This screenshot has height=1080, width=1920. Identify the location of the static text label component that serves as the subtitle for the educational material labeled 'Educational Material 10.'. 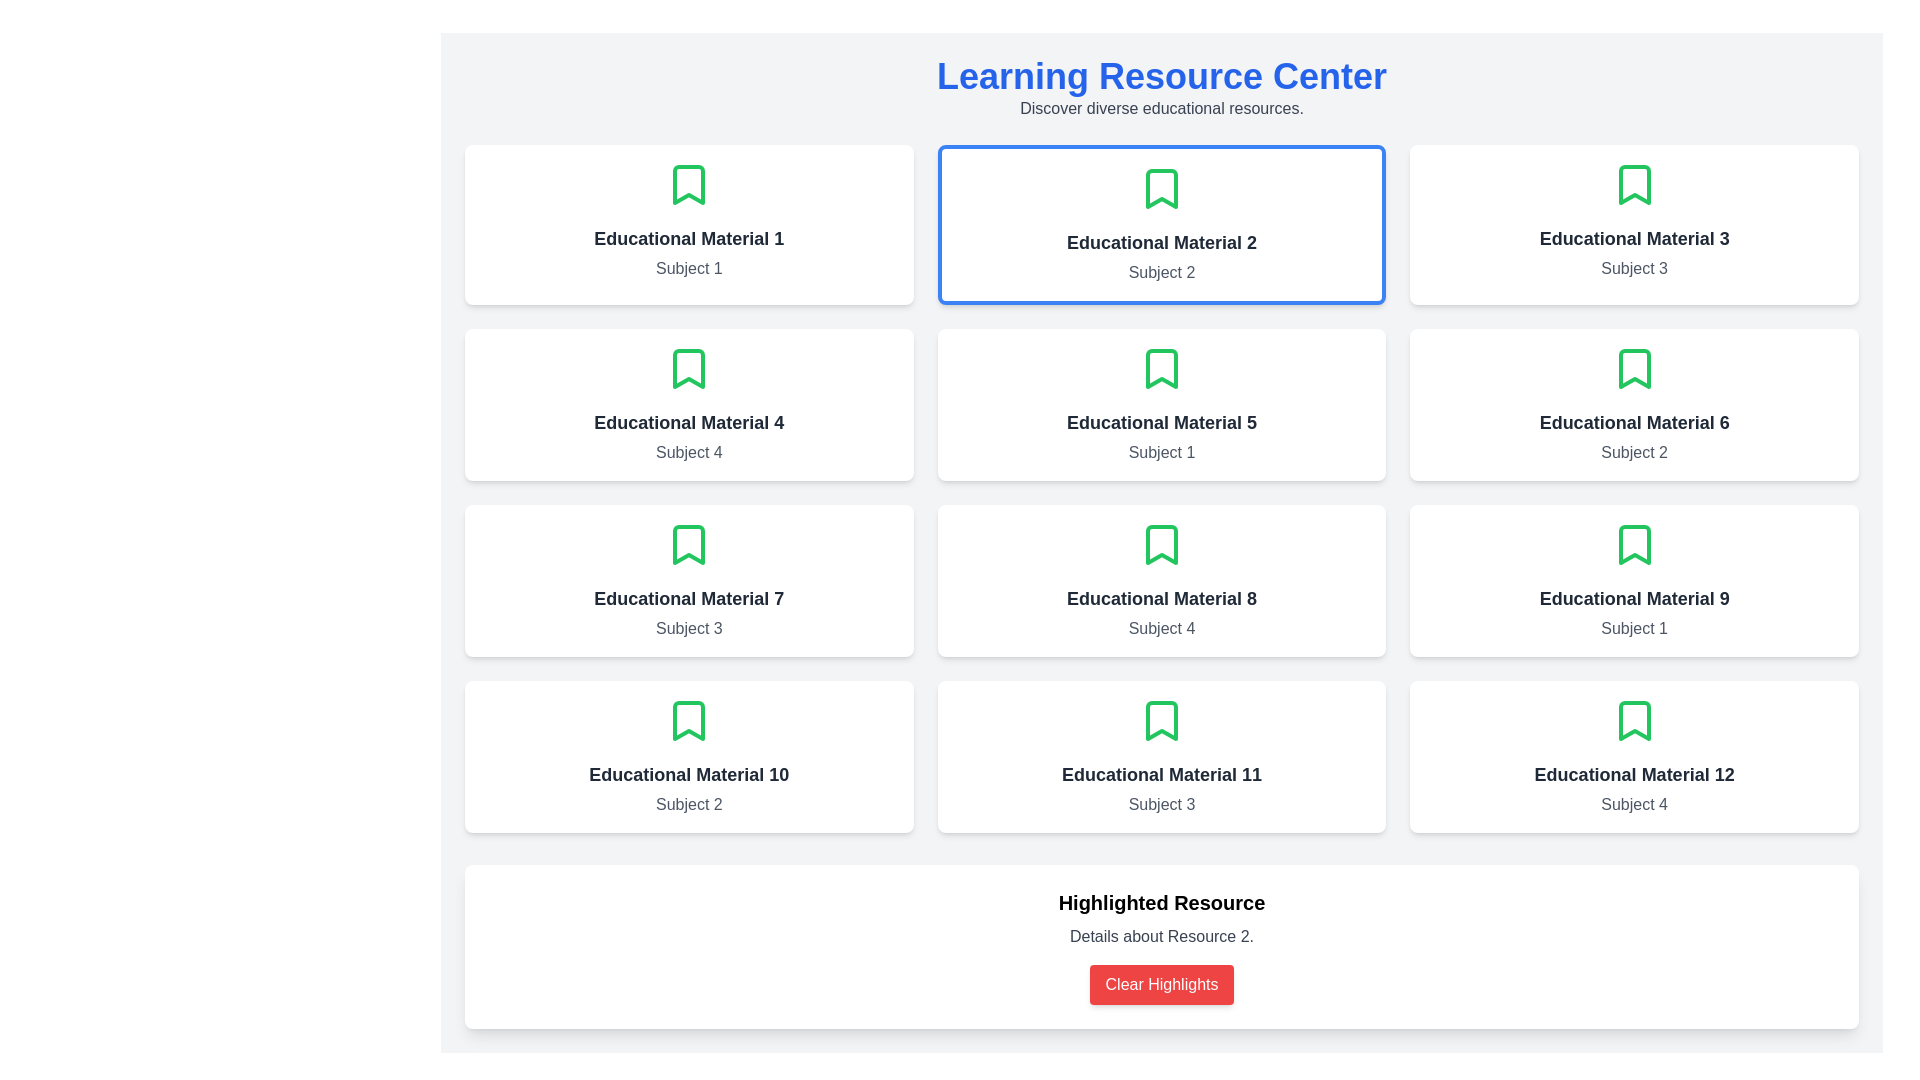
(689, 804).